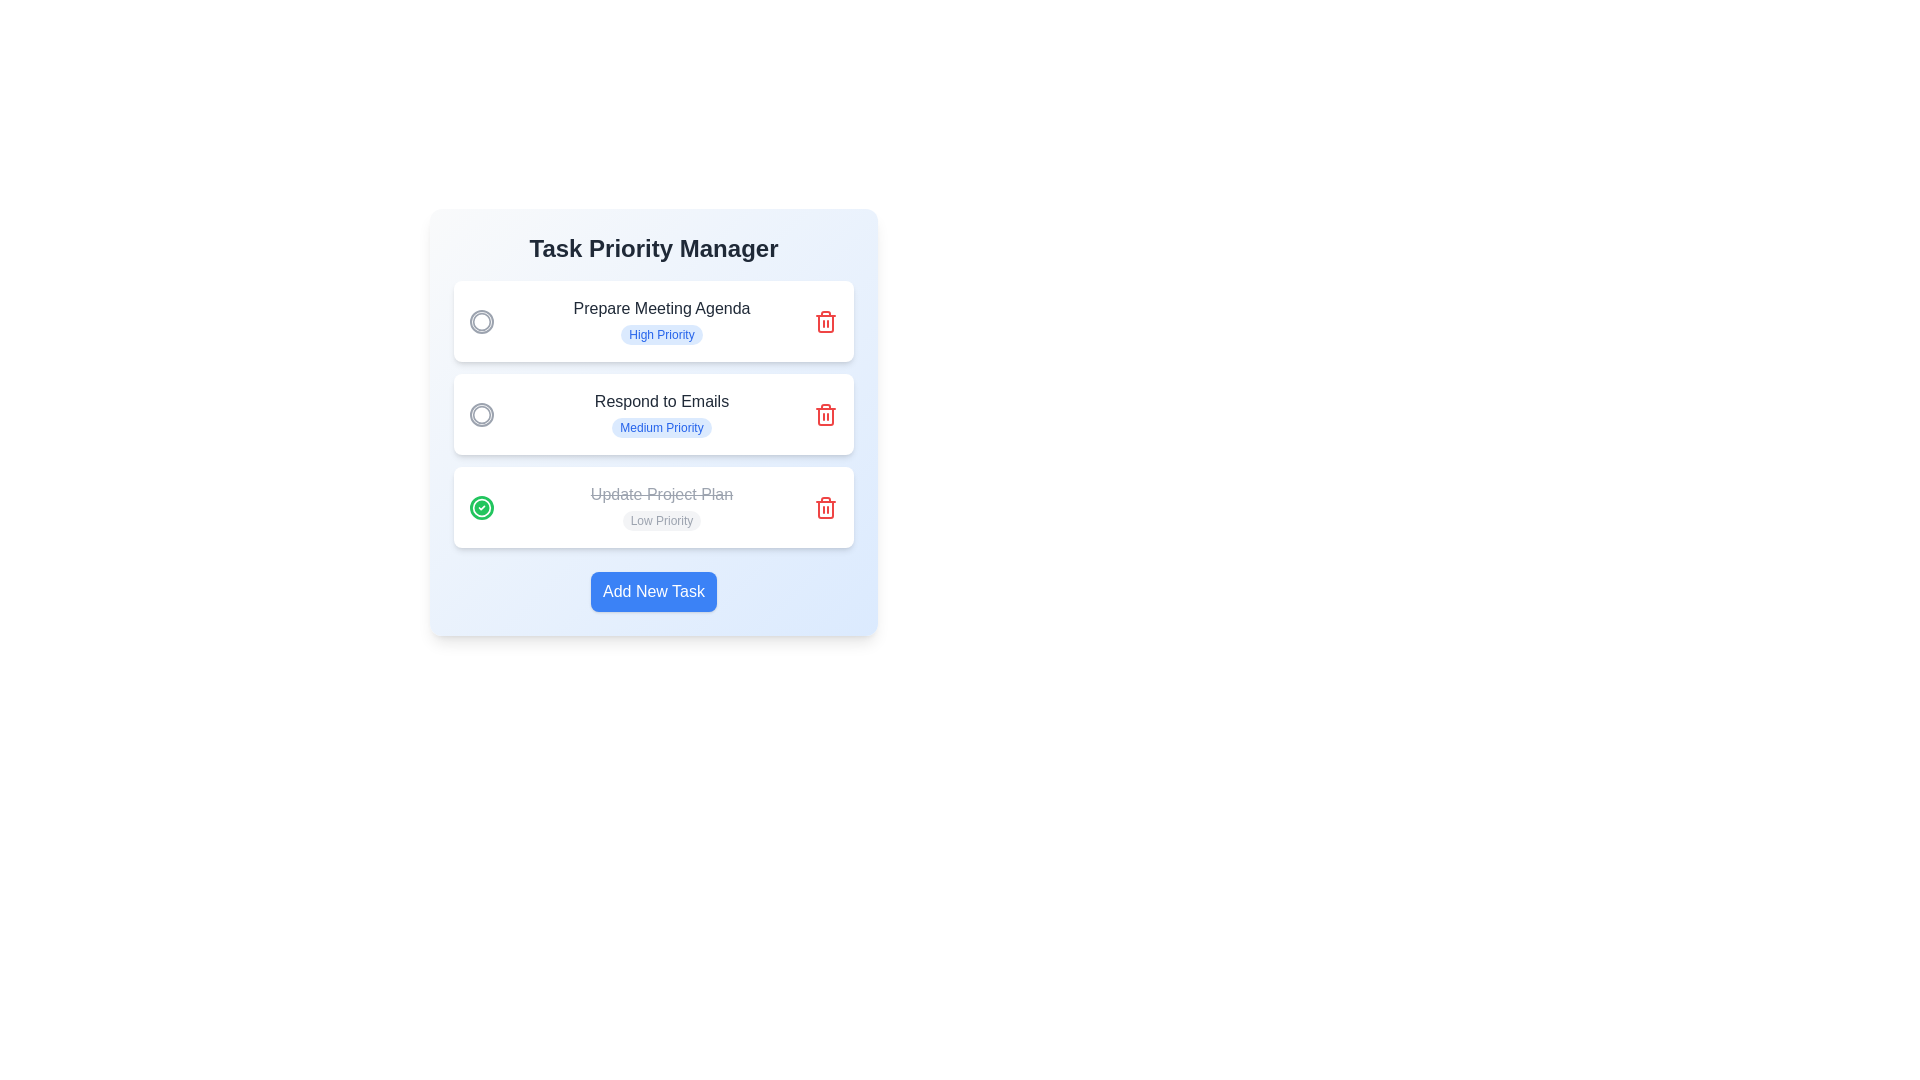  Describe the element at coordinates (481, 413) in the screenshot. I see `the circular indicator icon located to the left of the task title 'Respond to Emails' in the second list item of the task list` at that location.